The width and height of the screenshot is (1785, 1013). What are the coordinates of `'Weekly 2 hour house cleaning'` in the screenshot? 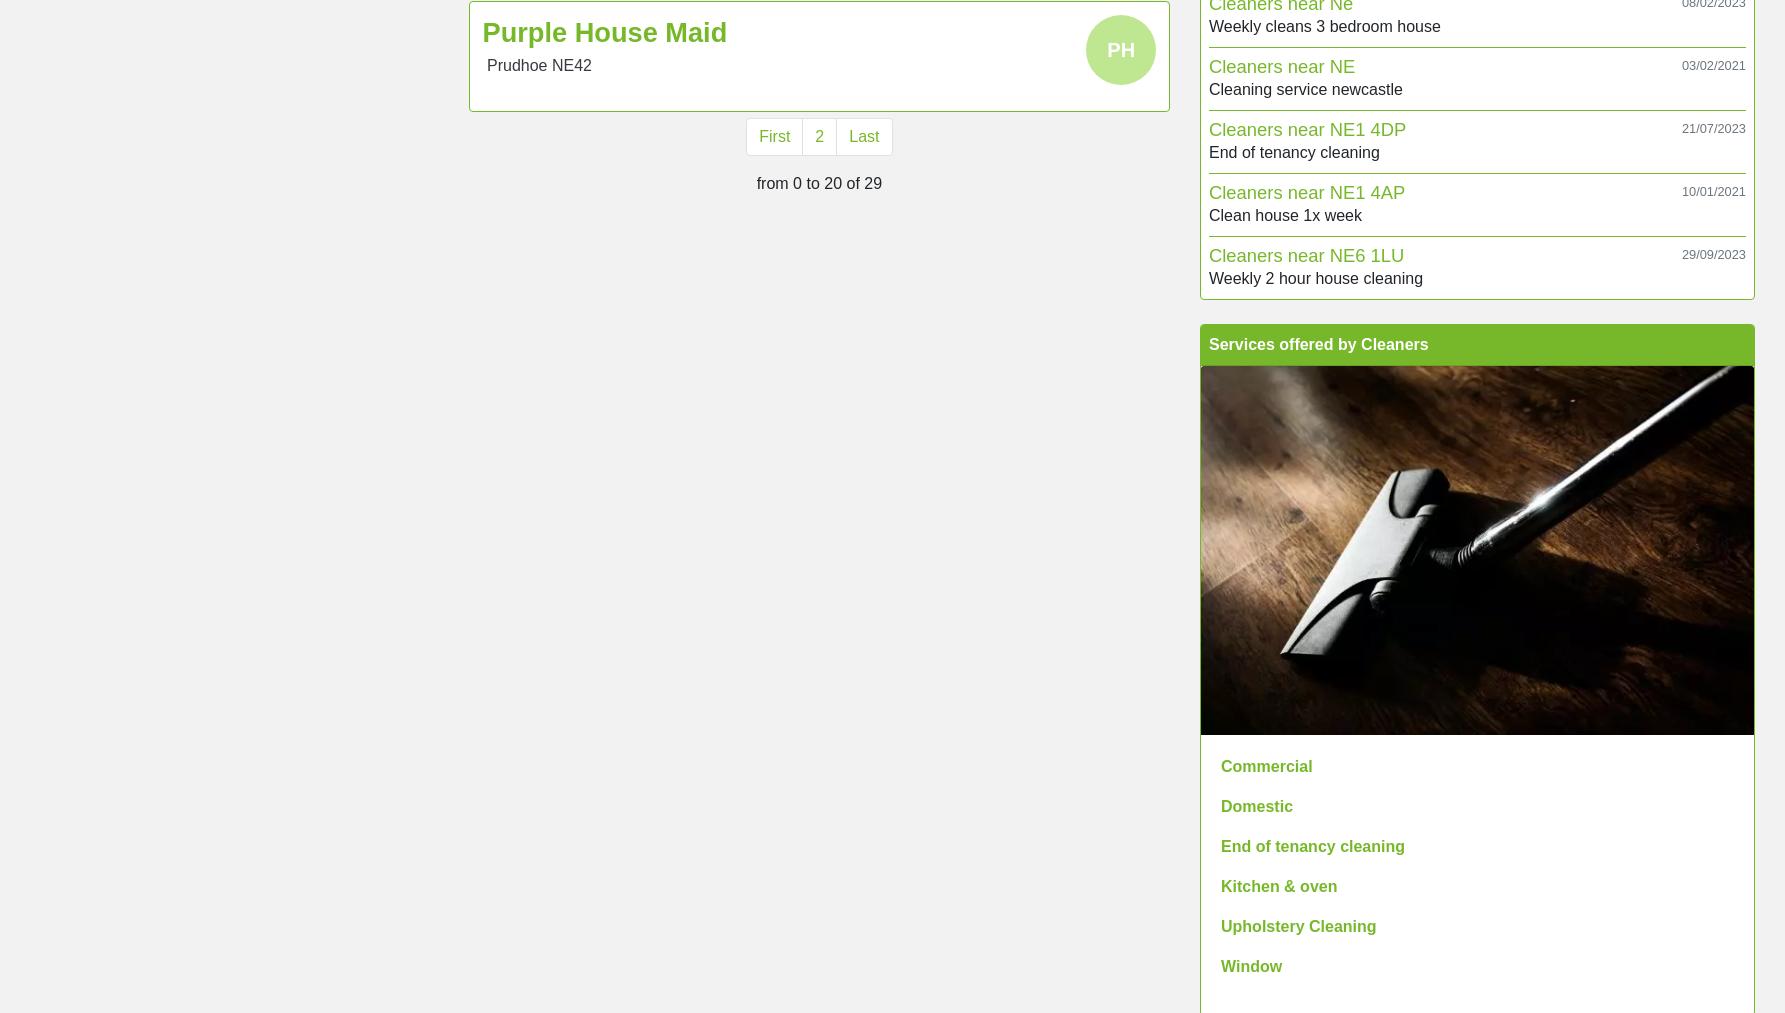 It's located at (1316, 276).